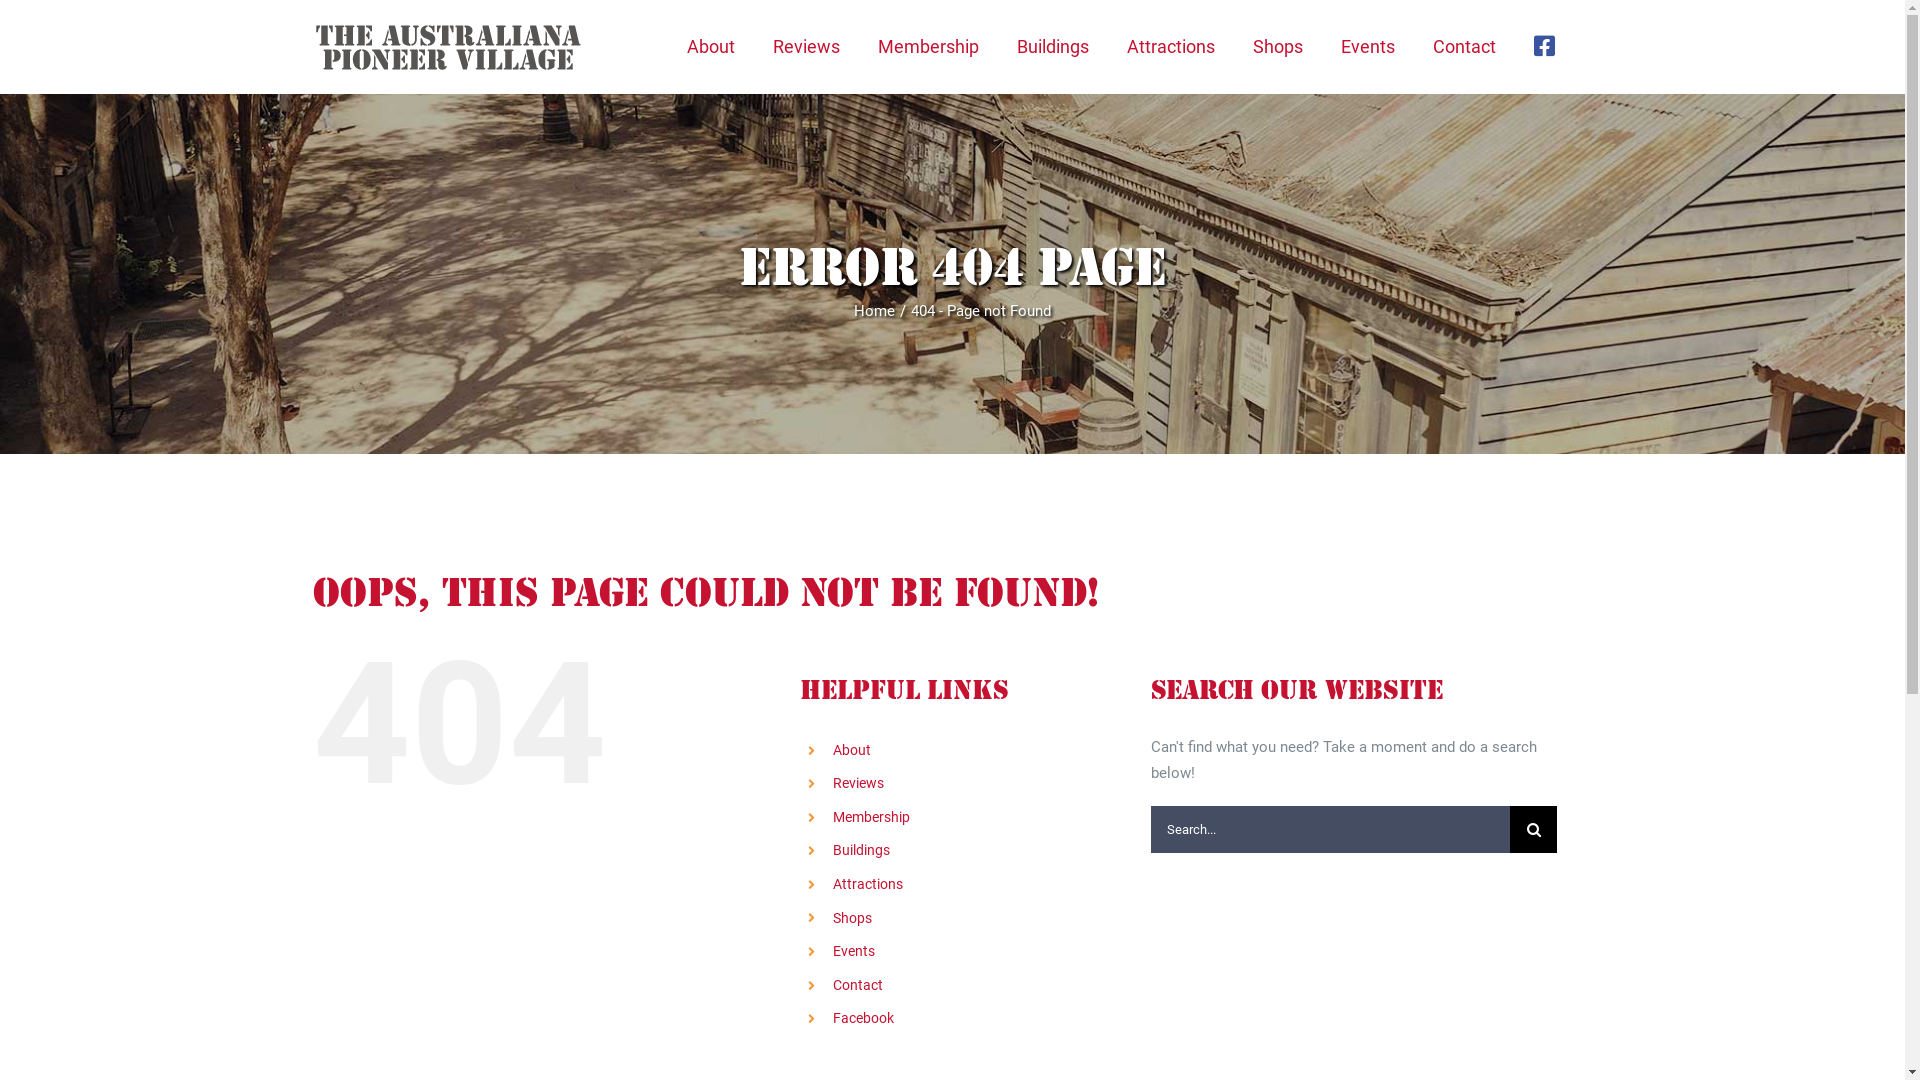  Describe the element at coordinates (852, 918) in the screenshot. I see `'Shops'` at that location.